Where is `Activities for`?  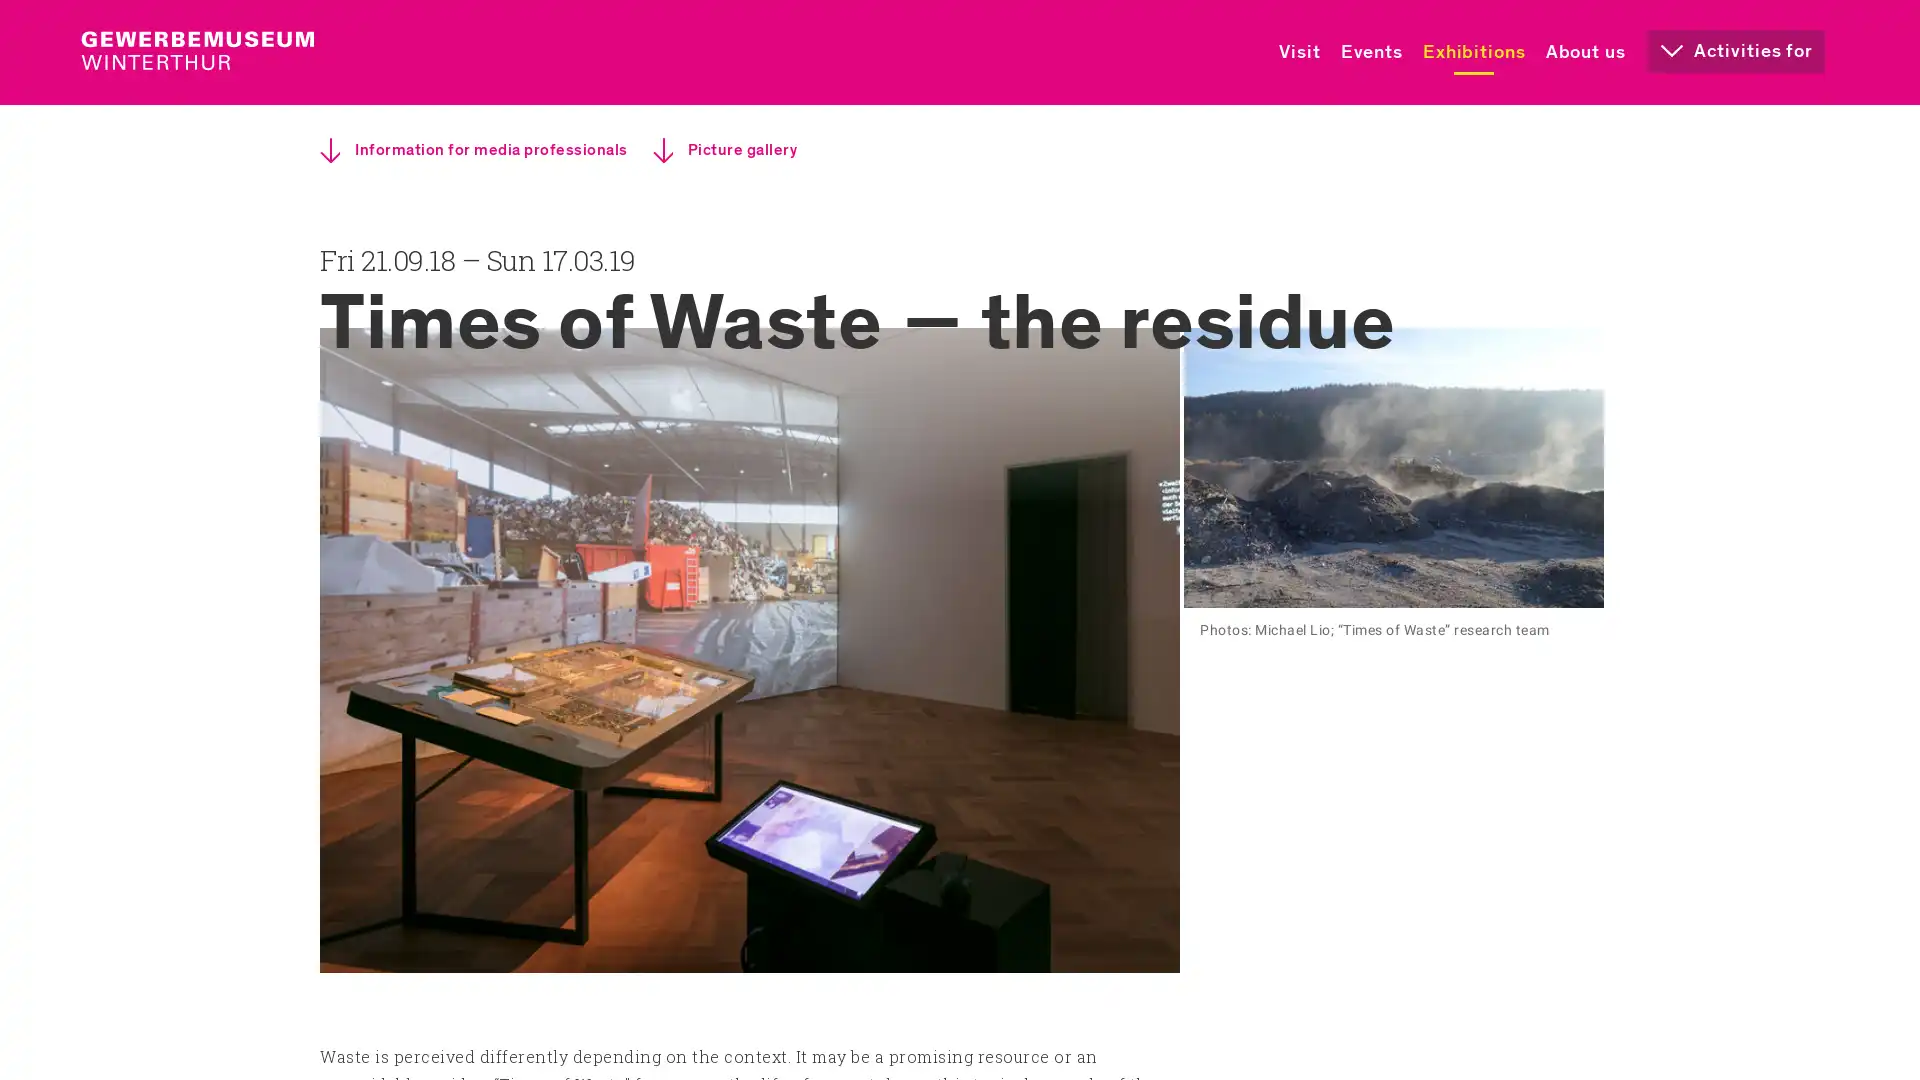 Activities for is located at coordinates (1735, 50).